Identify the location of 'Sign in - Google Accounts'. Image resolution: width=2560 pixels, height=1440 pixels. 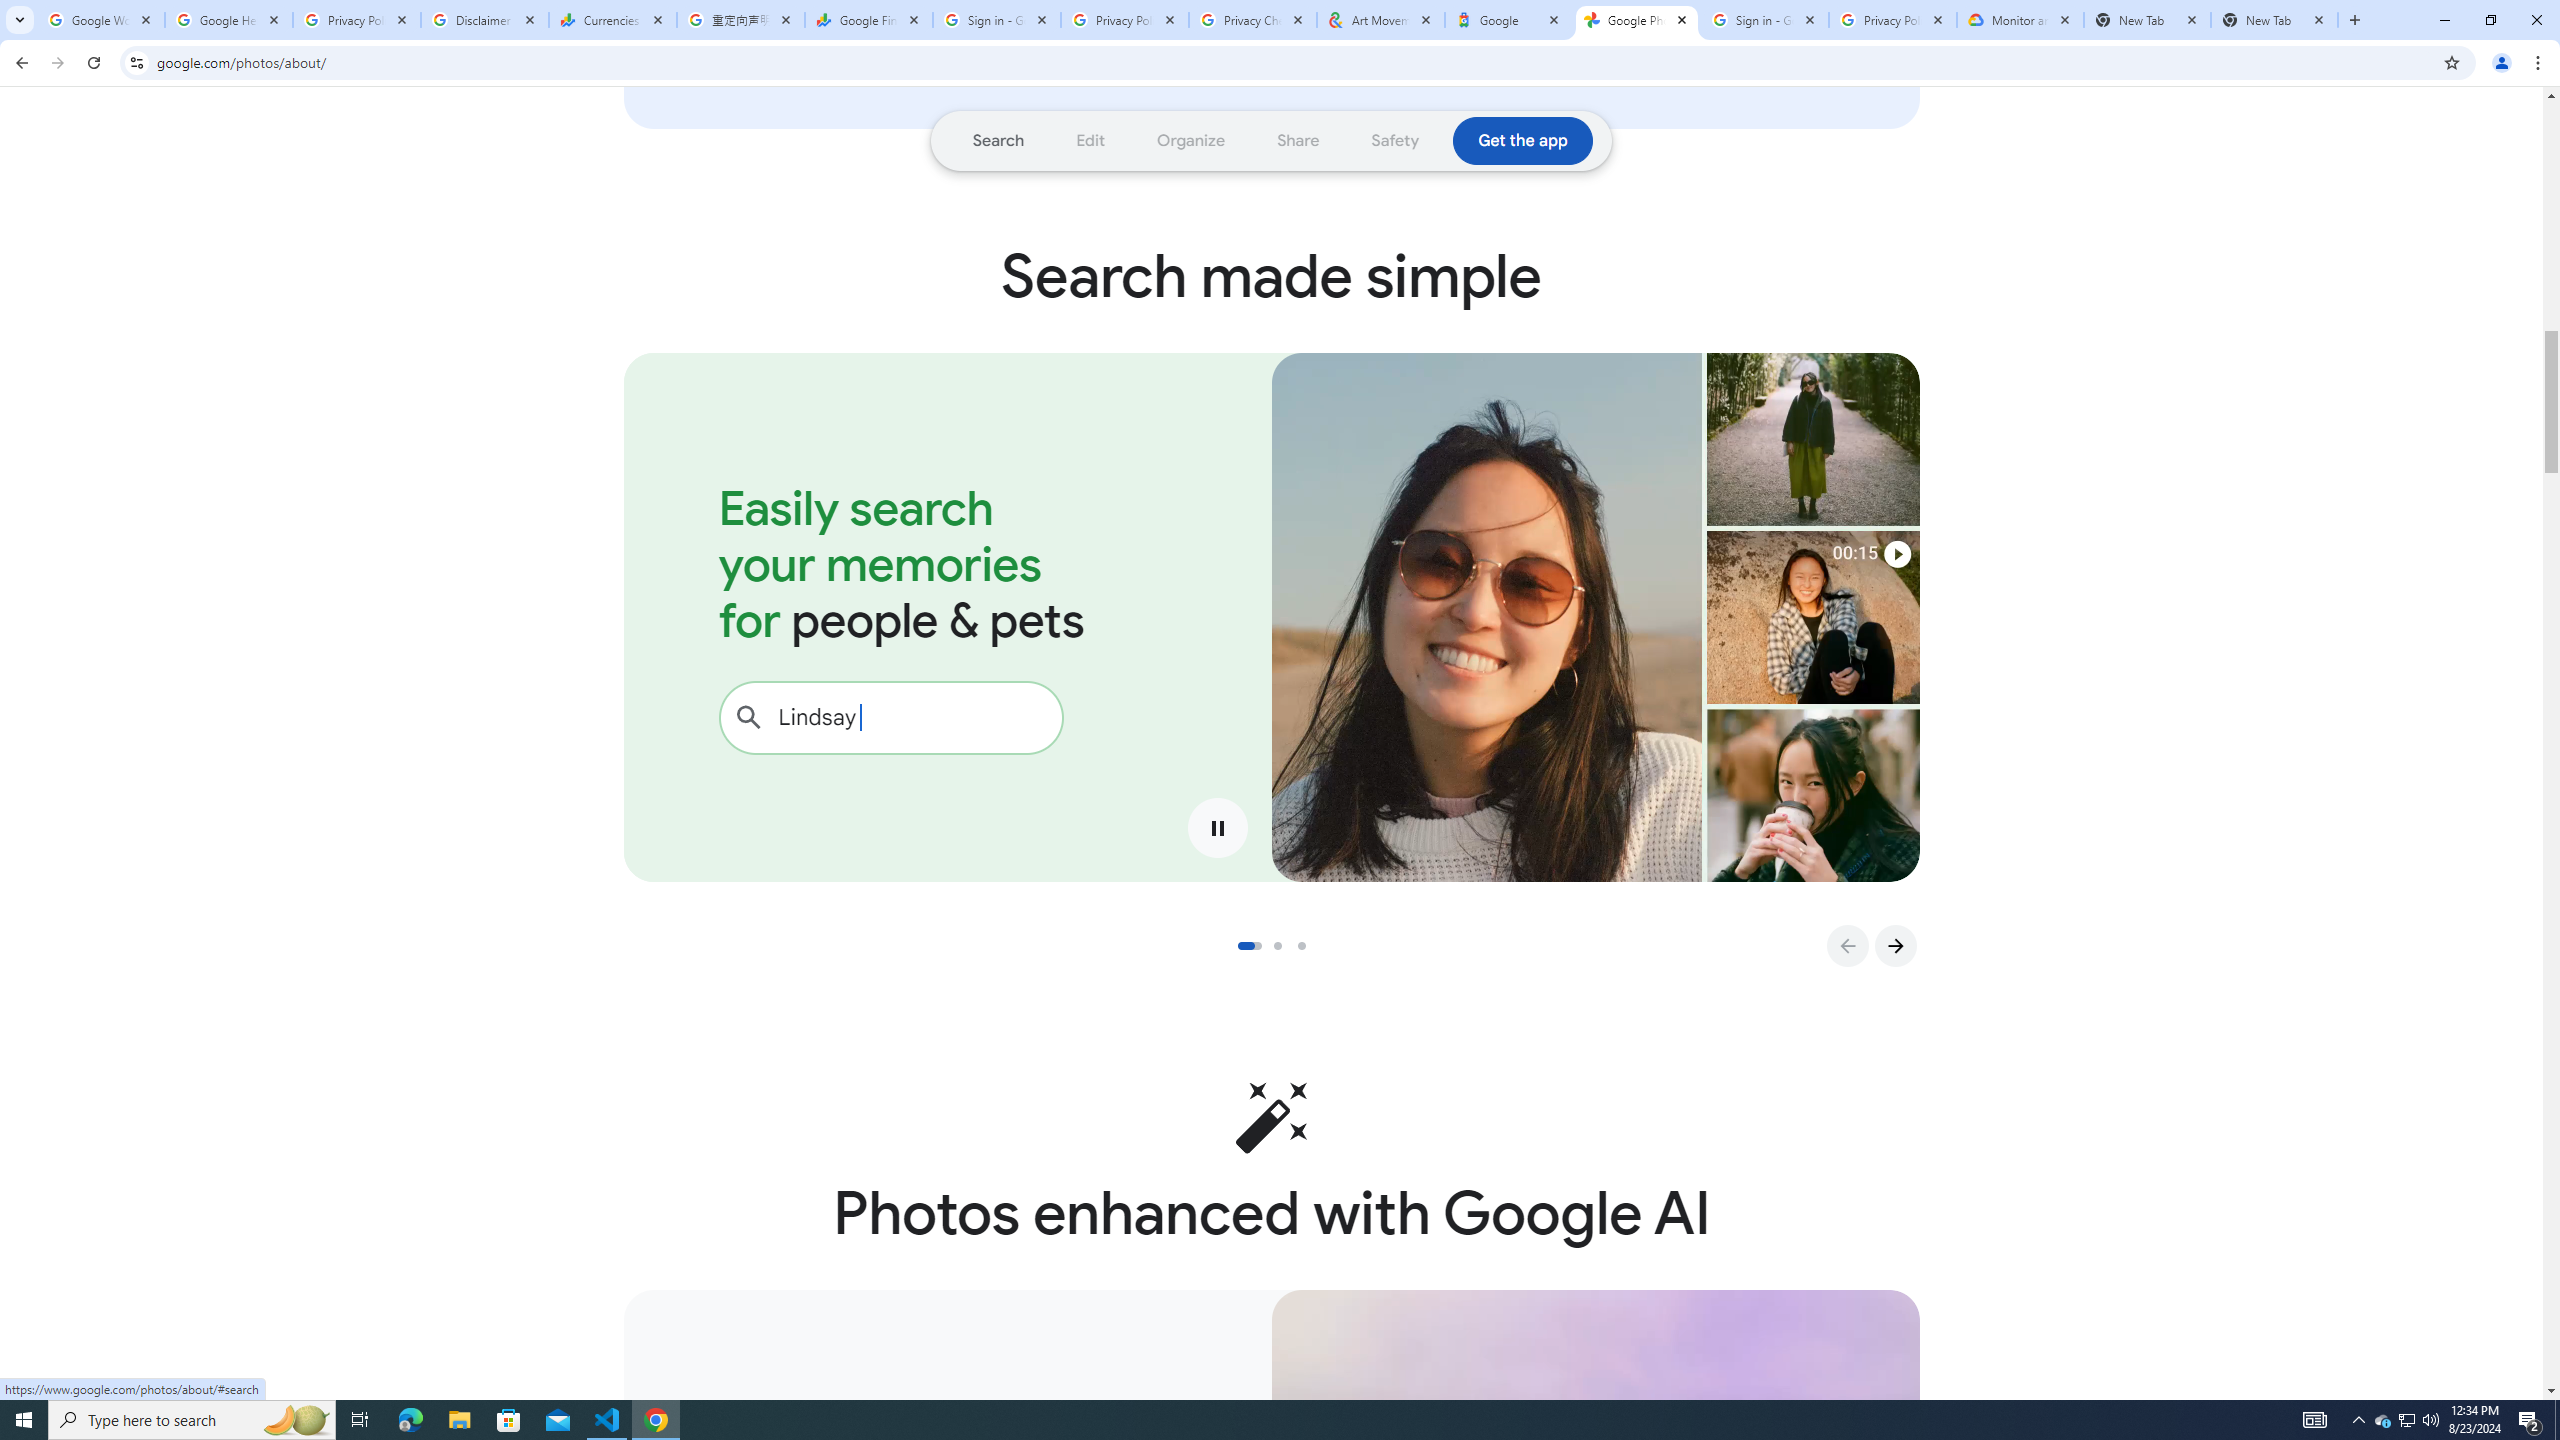
(1765, 19).